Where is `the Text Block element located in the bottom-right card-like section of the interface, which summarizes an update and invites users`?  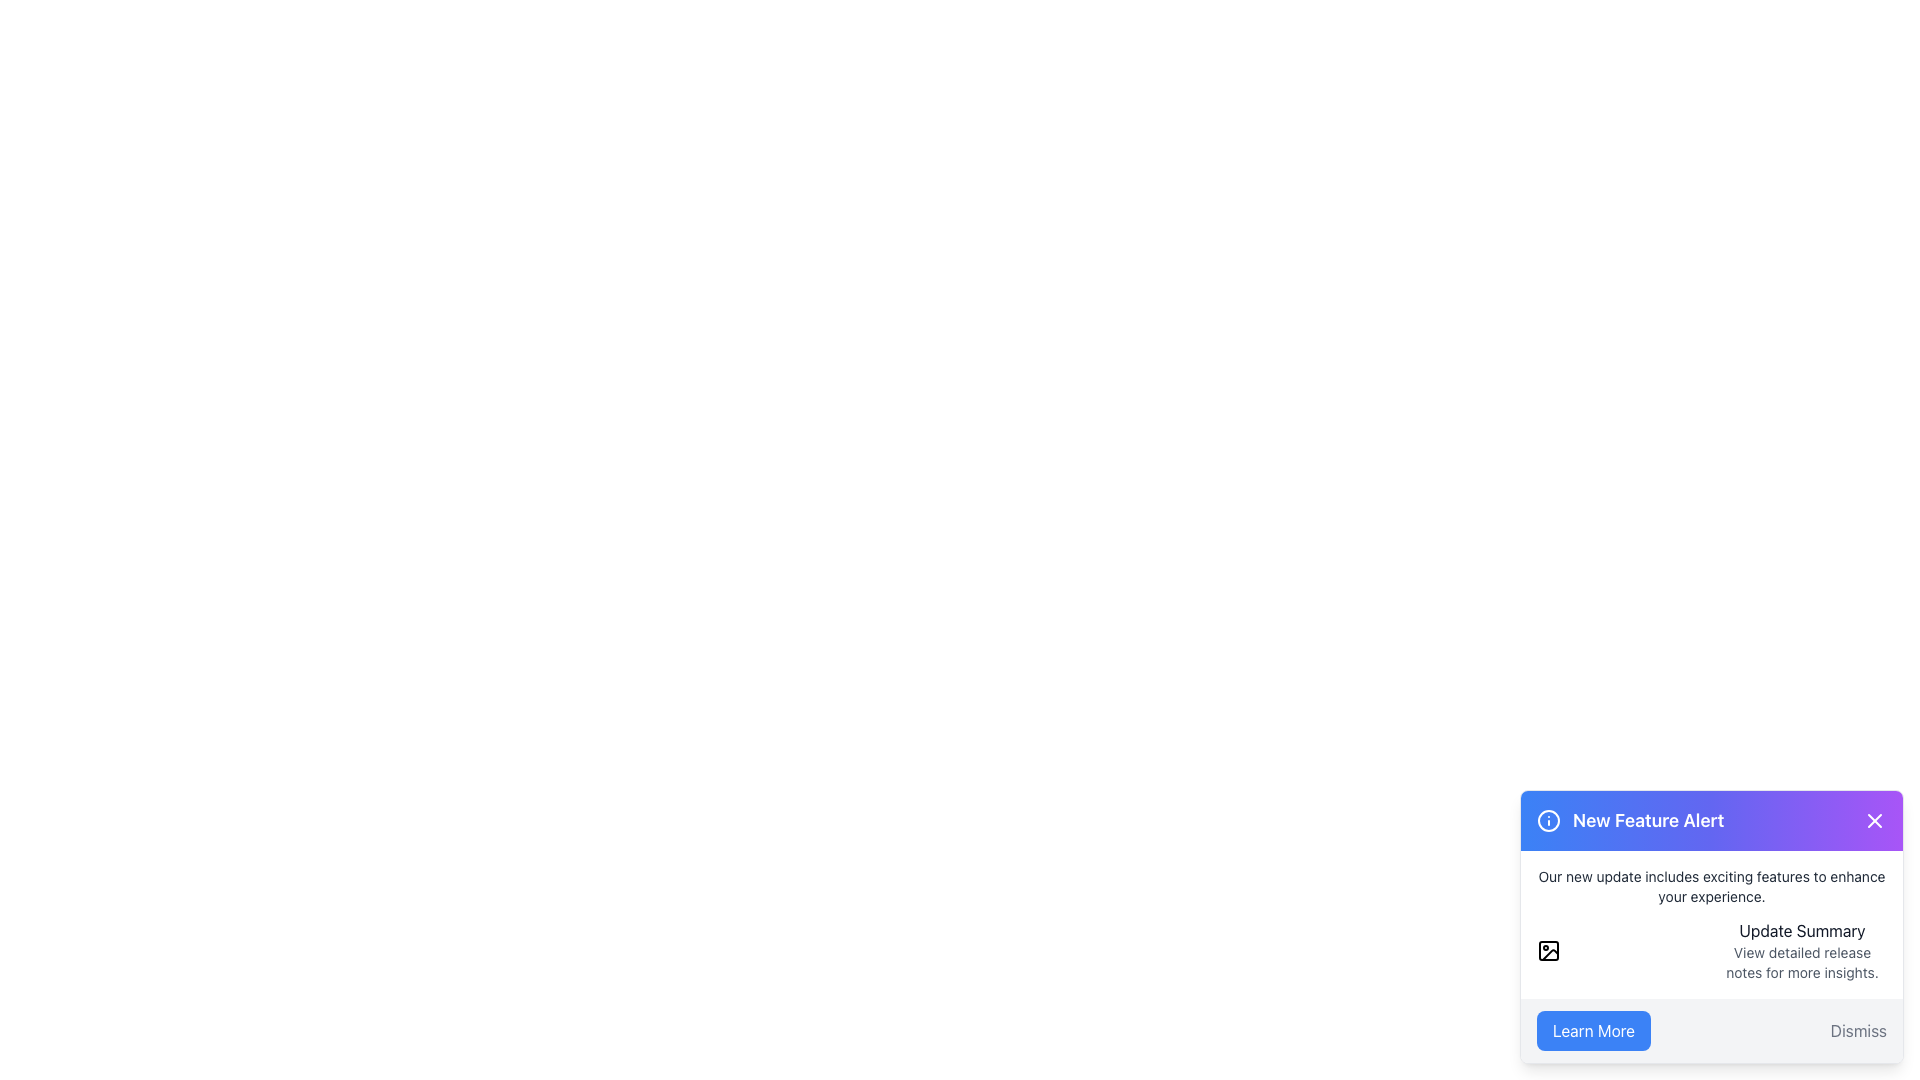
the Text Block element located in the bottom-right card-like section of the interface, which summarizes an update and invites users is located at coordinates (1802, 950).